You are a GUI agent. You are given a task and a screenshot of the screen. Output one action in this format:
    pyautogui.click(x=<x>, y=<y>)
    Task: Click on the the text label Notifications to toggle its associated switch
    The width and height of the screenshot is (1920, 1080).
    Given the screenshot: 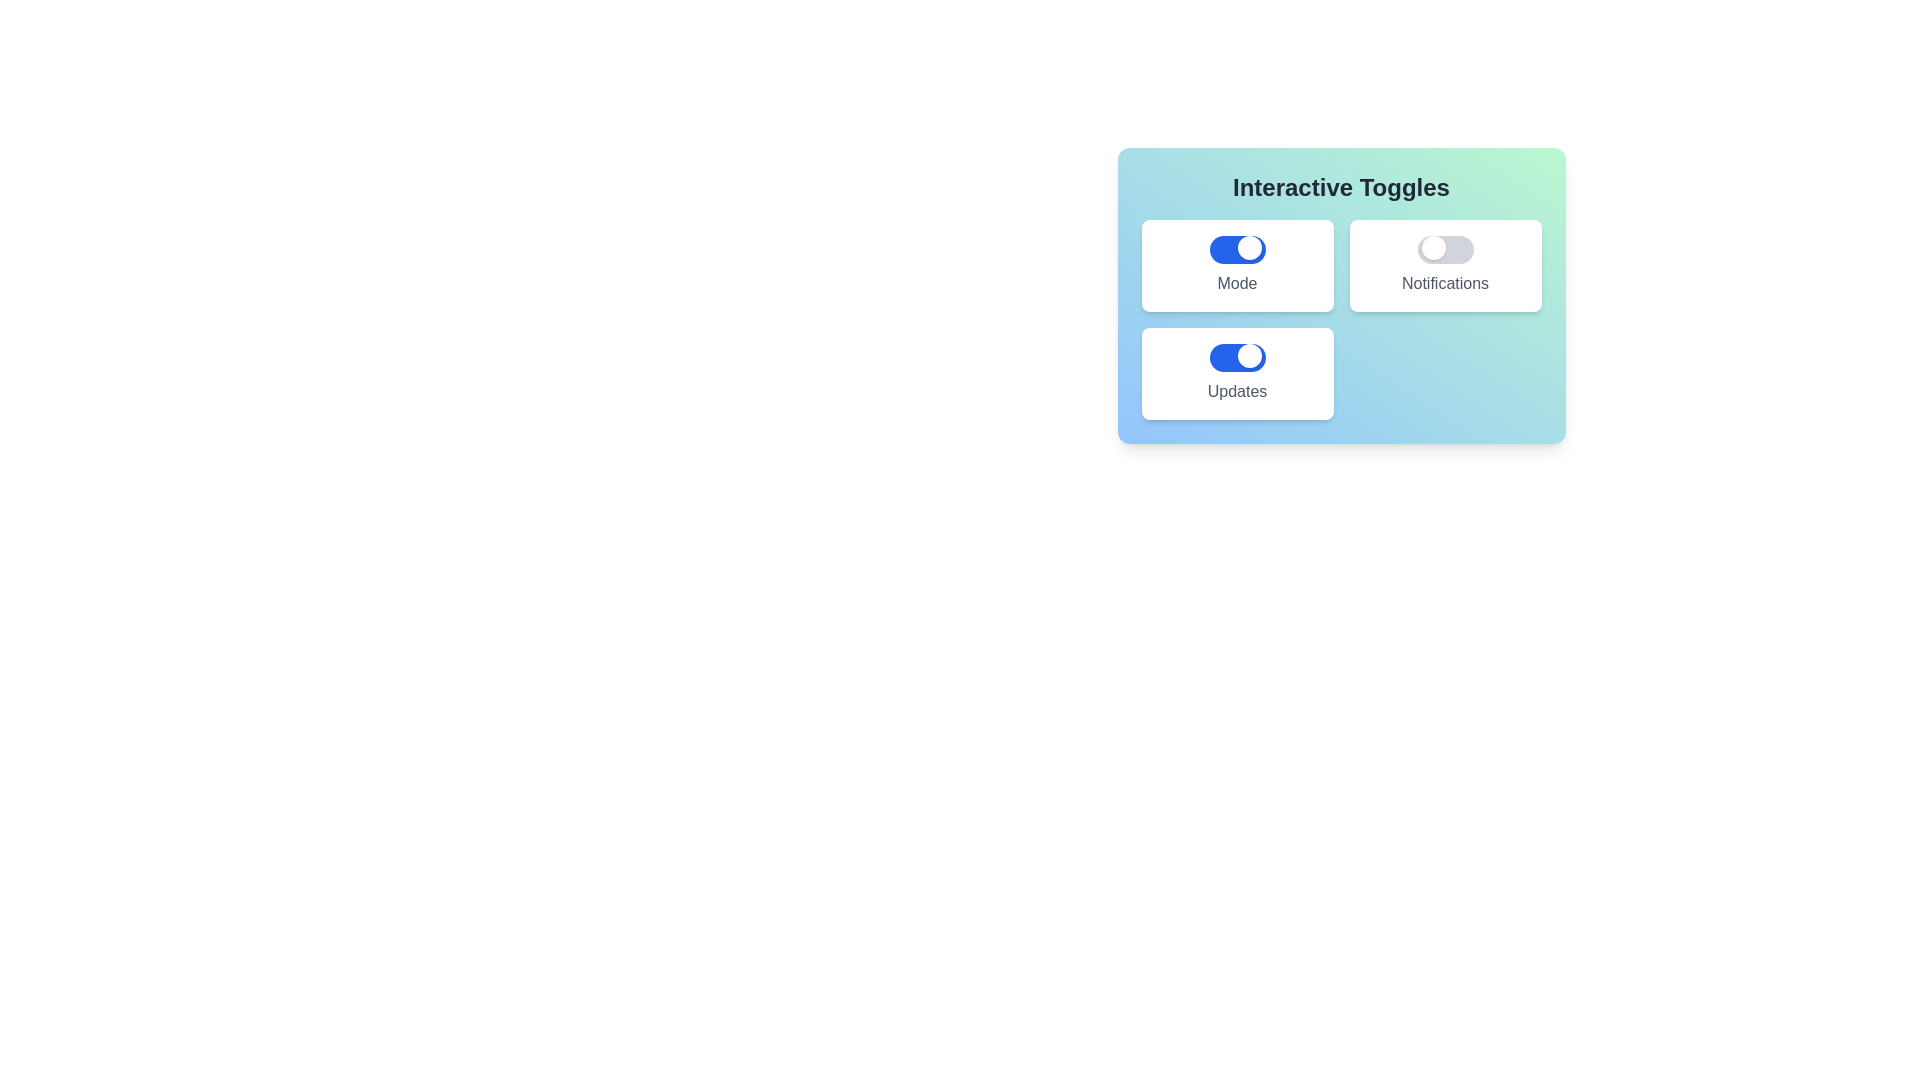 What is the action you would take?
    pyautogui.click(x=1445, y=284)
    